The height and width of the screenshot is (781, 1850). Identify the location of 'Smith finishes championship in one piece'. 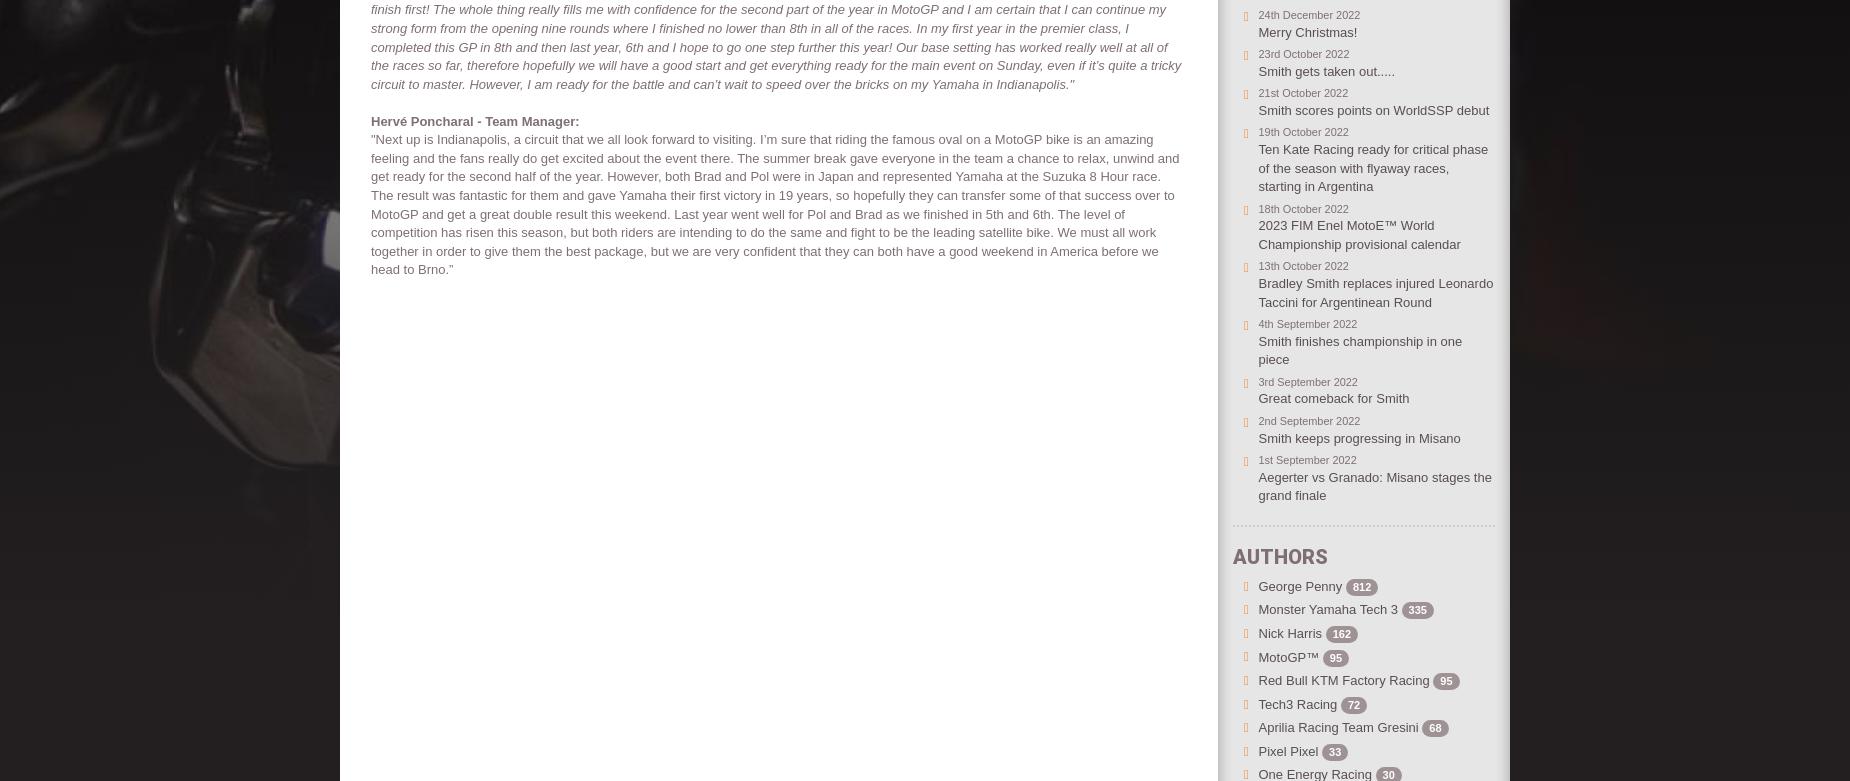
(1358, 349).